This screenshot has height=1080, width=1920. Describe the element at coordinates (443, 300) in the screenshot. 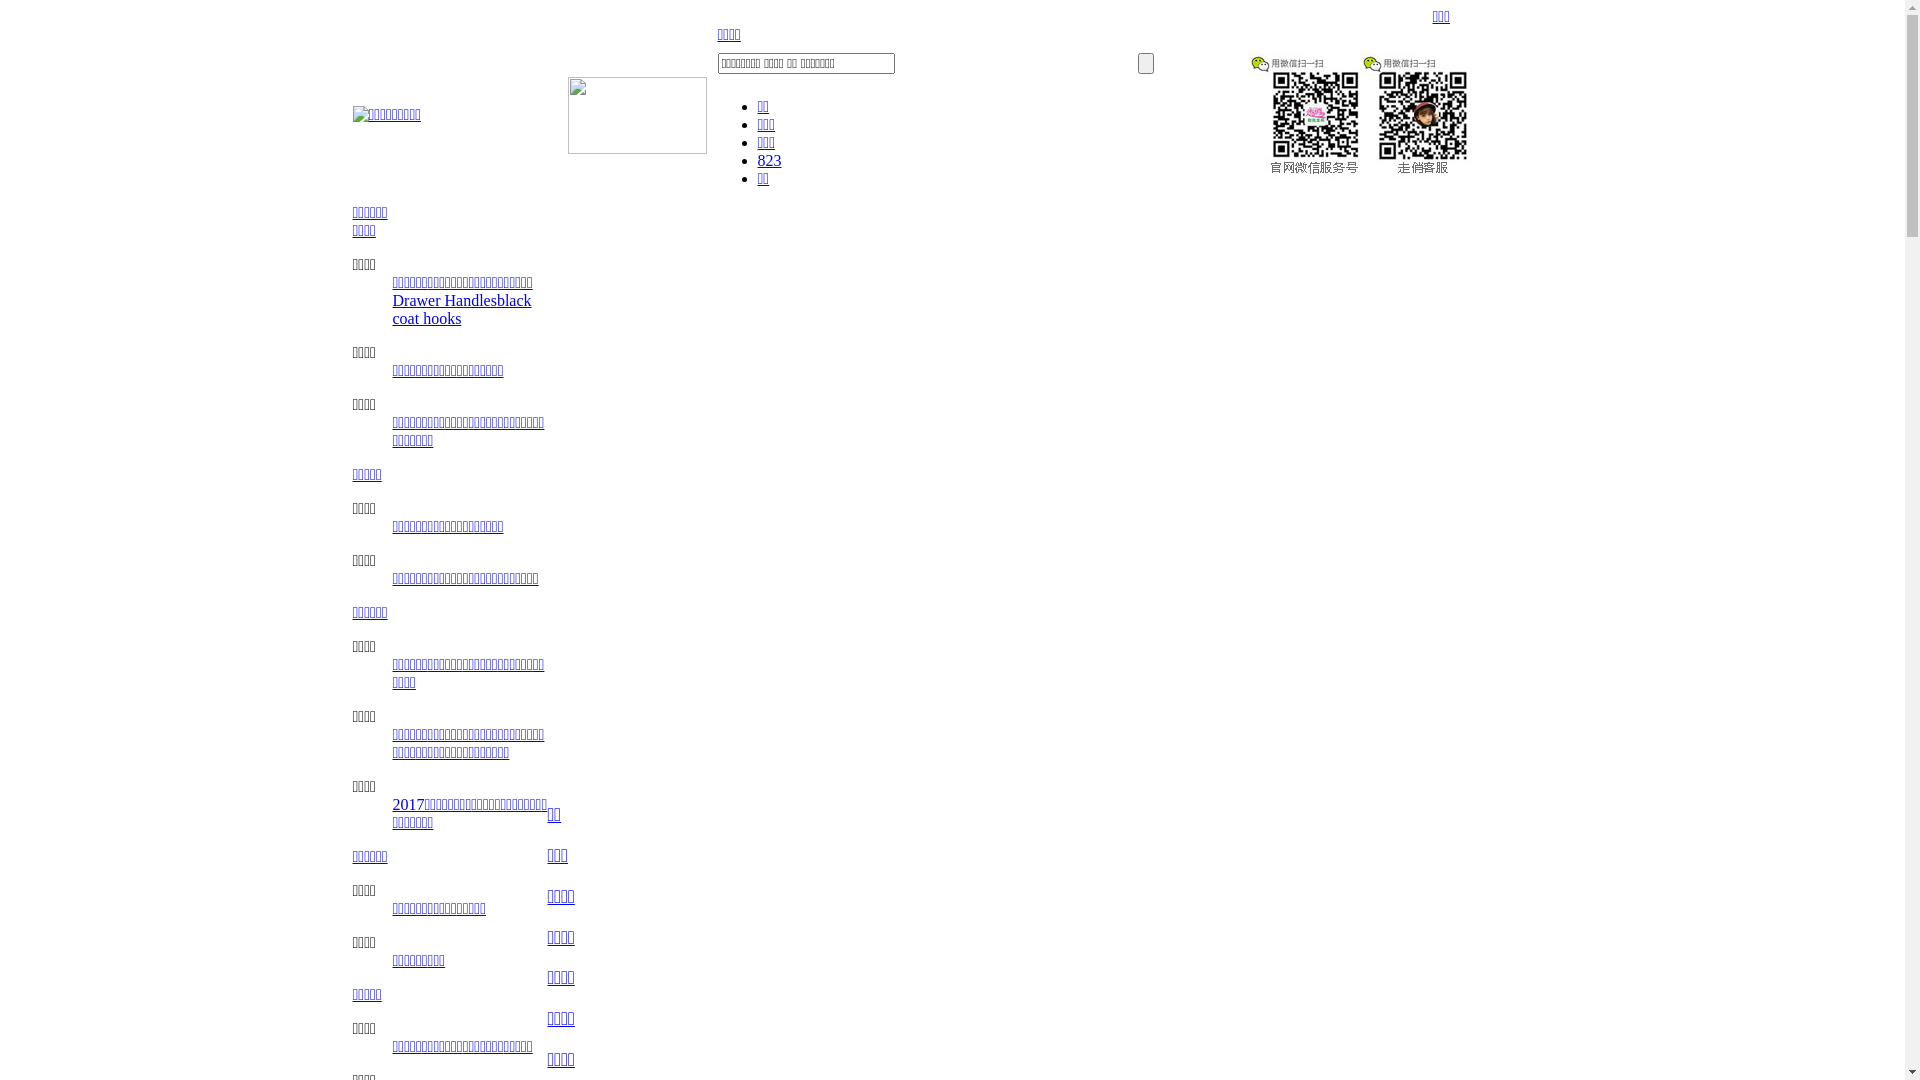

I see `'Drawer Handles'` at that location.